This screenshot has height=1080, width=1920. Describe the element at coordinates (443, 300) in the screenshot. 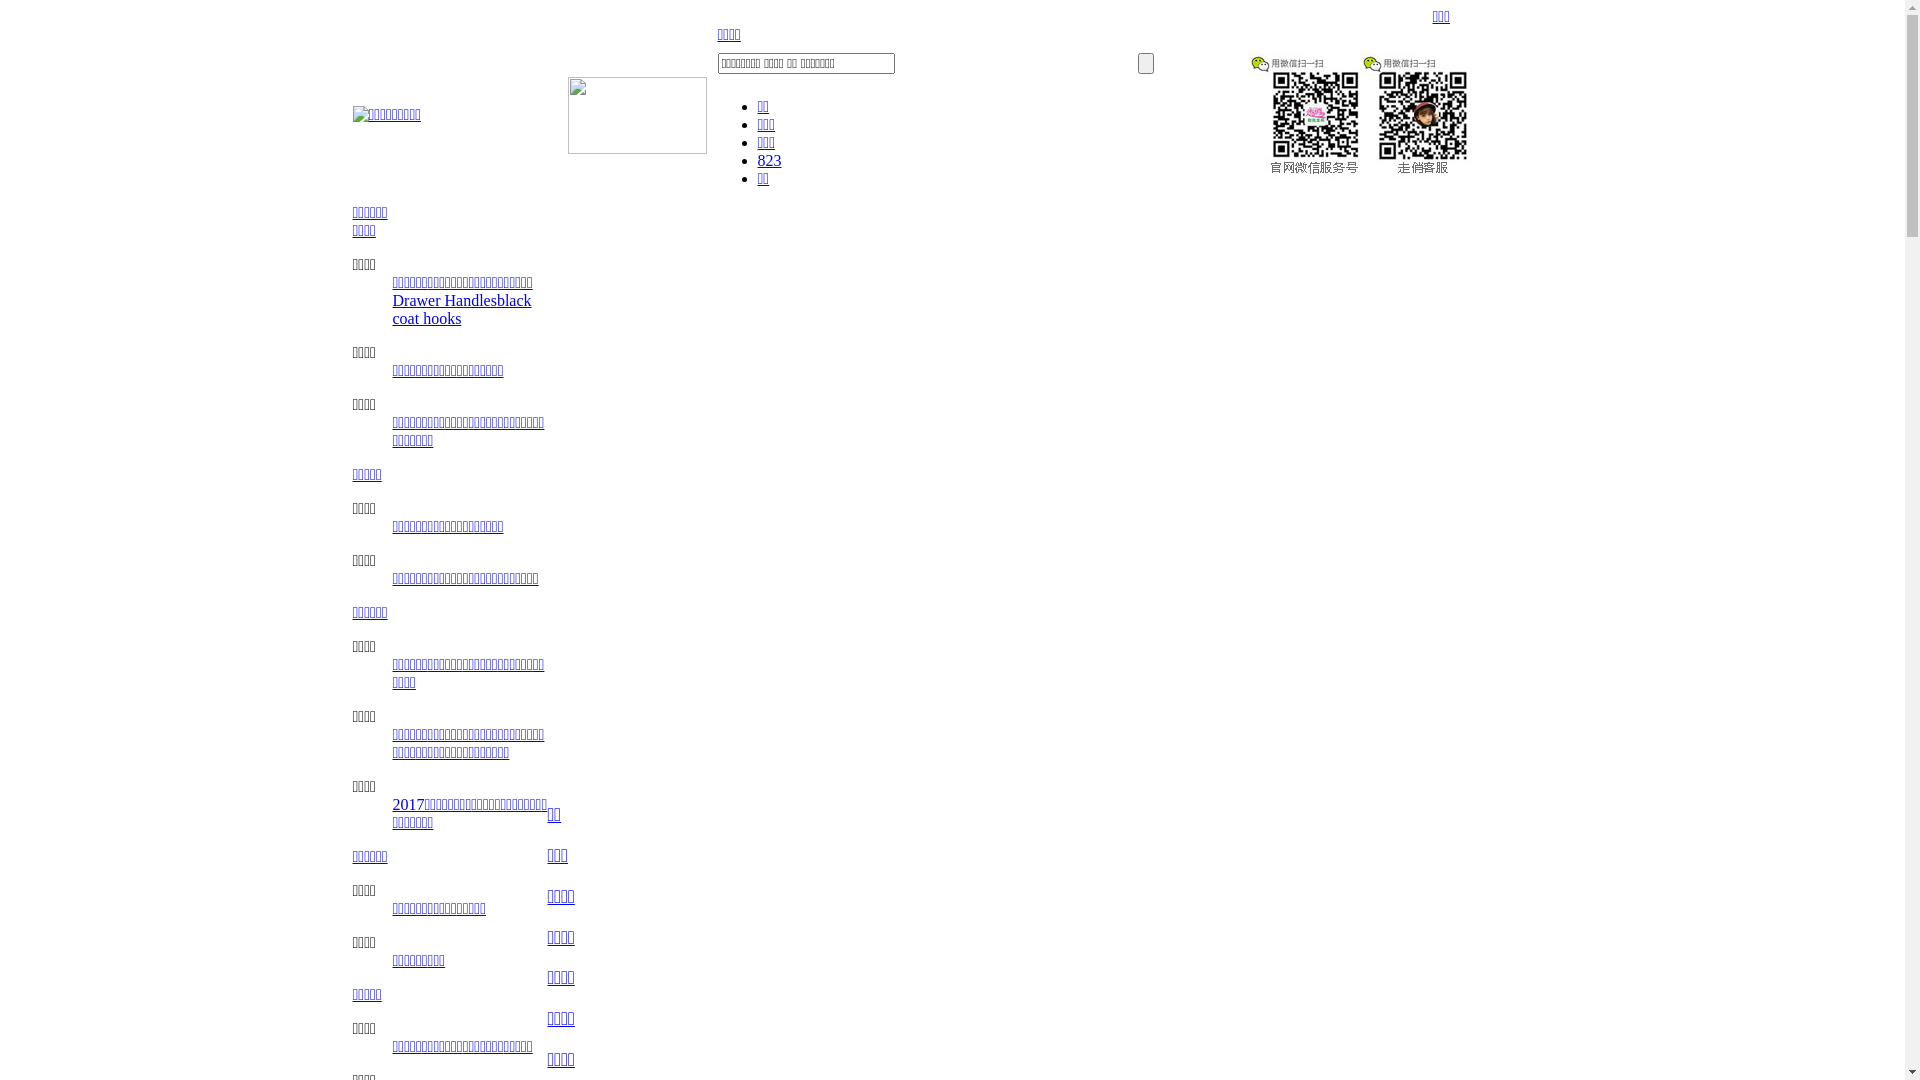

I see `'Drawer Handles'` at that location.